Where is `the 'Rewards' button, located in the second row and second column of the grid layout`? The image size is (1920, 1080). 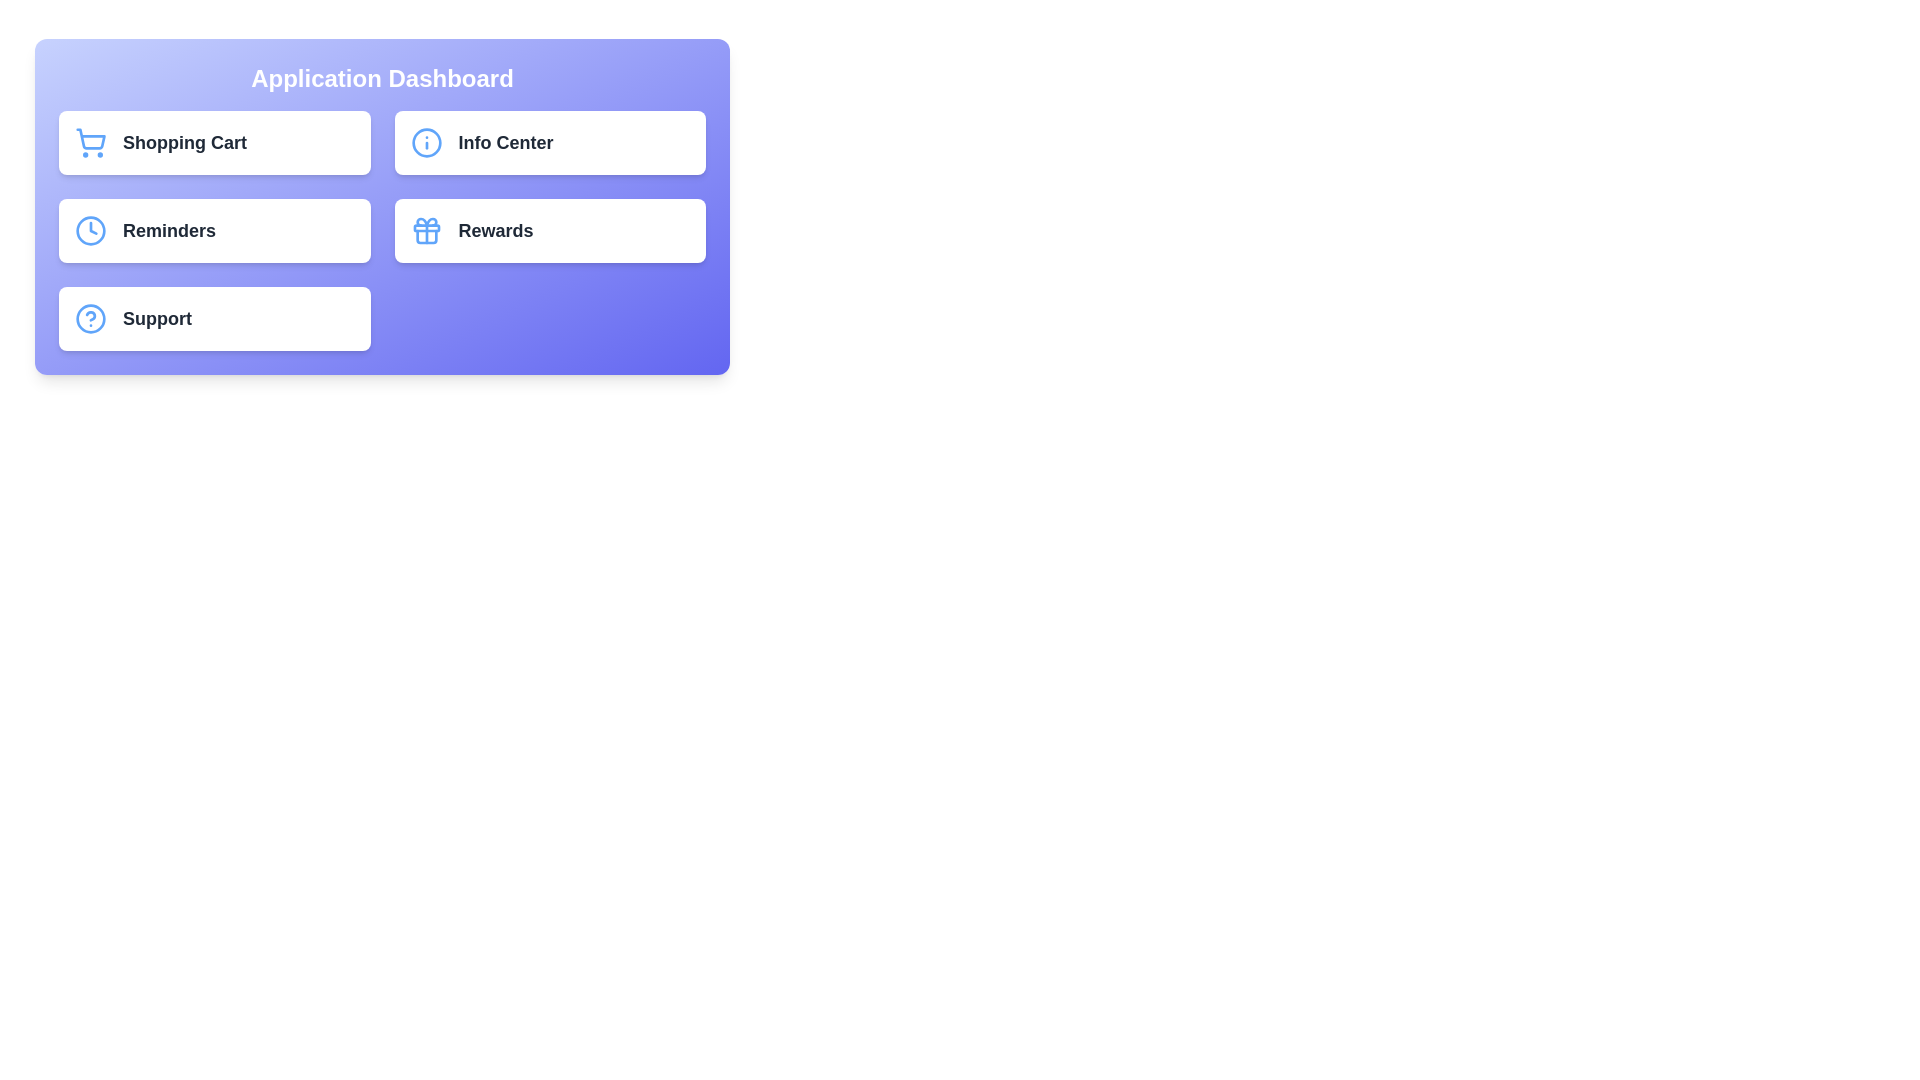 the 'Rewards' button, located in the second row and second column of the grid layout is located at coordinates (550, 230).